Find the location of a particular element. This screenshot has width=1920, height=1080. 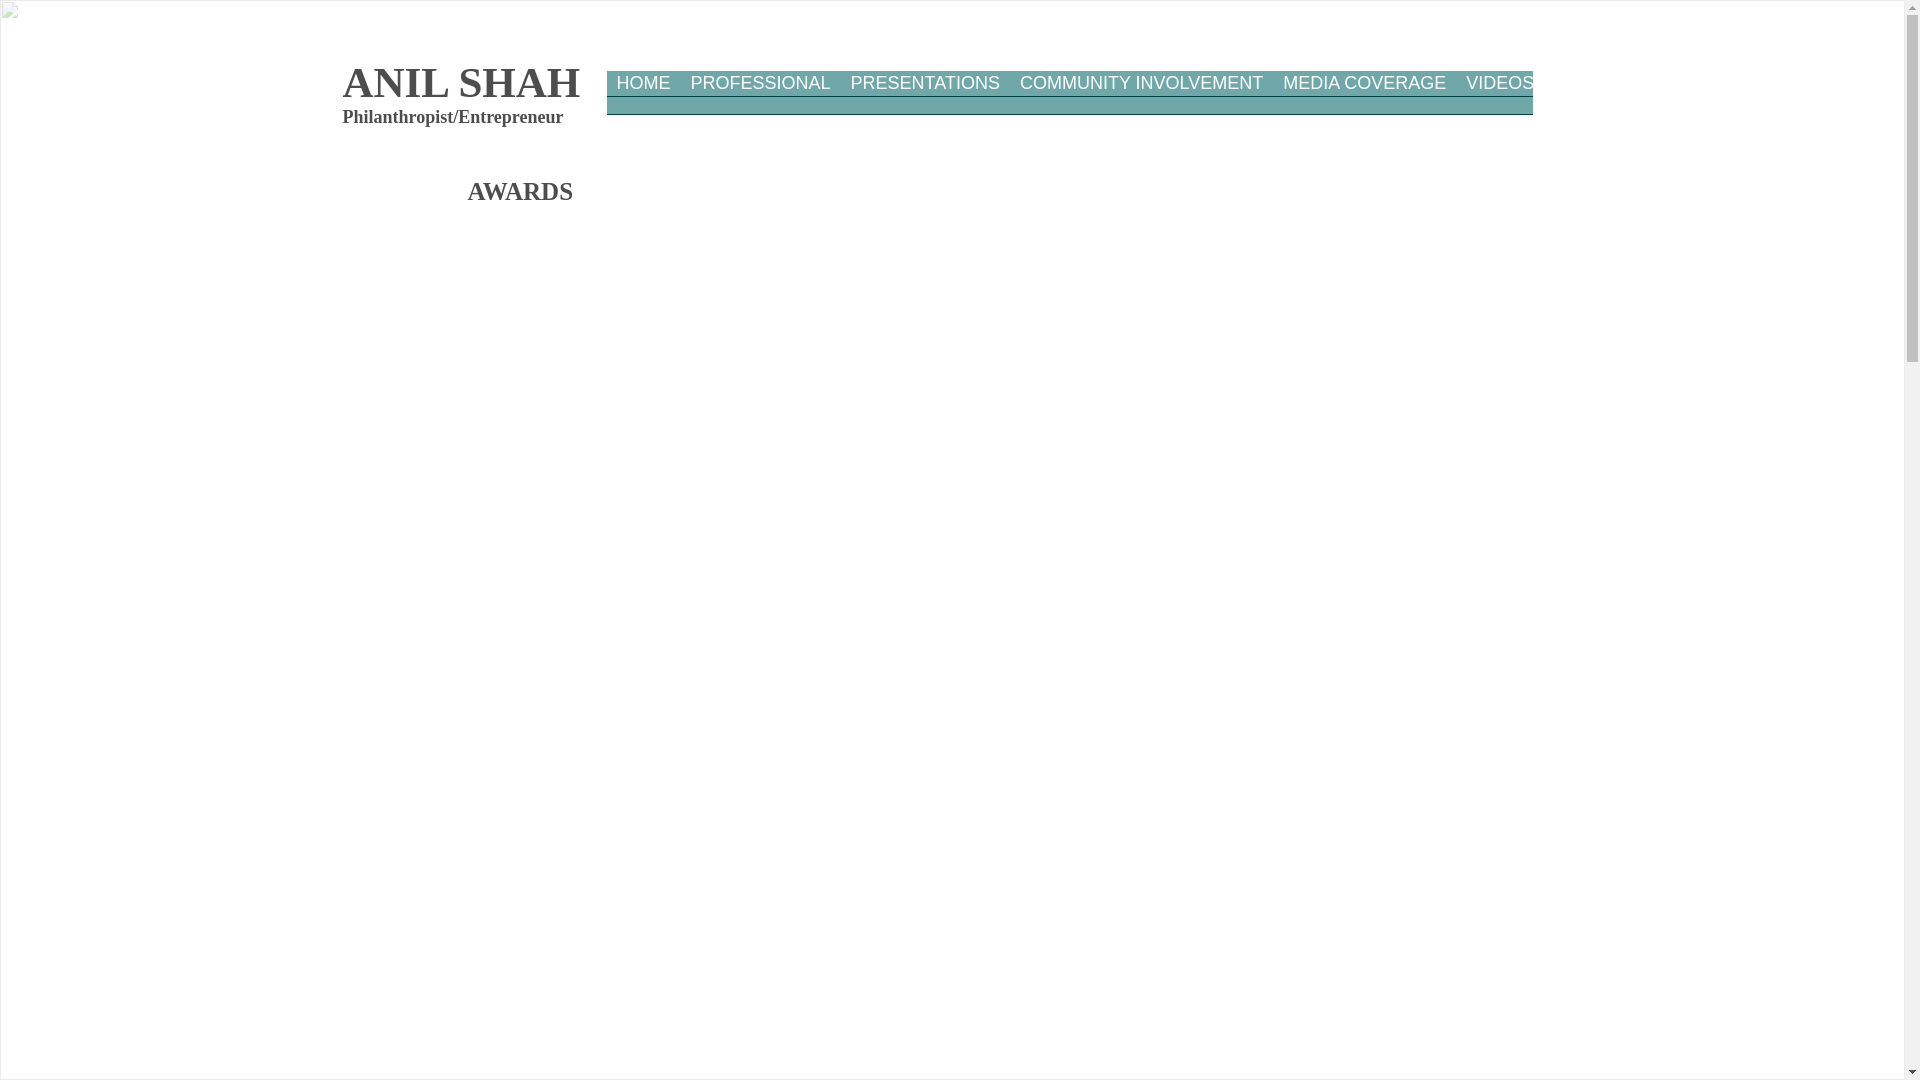

'PROFESSIONAL' is located at coordinates (758, 99).